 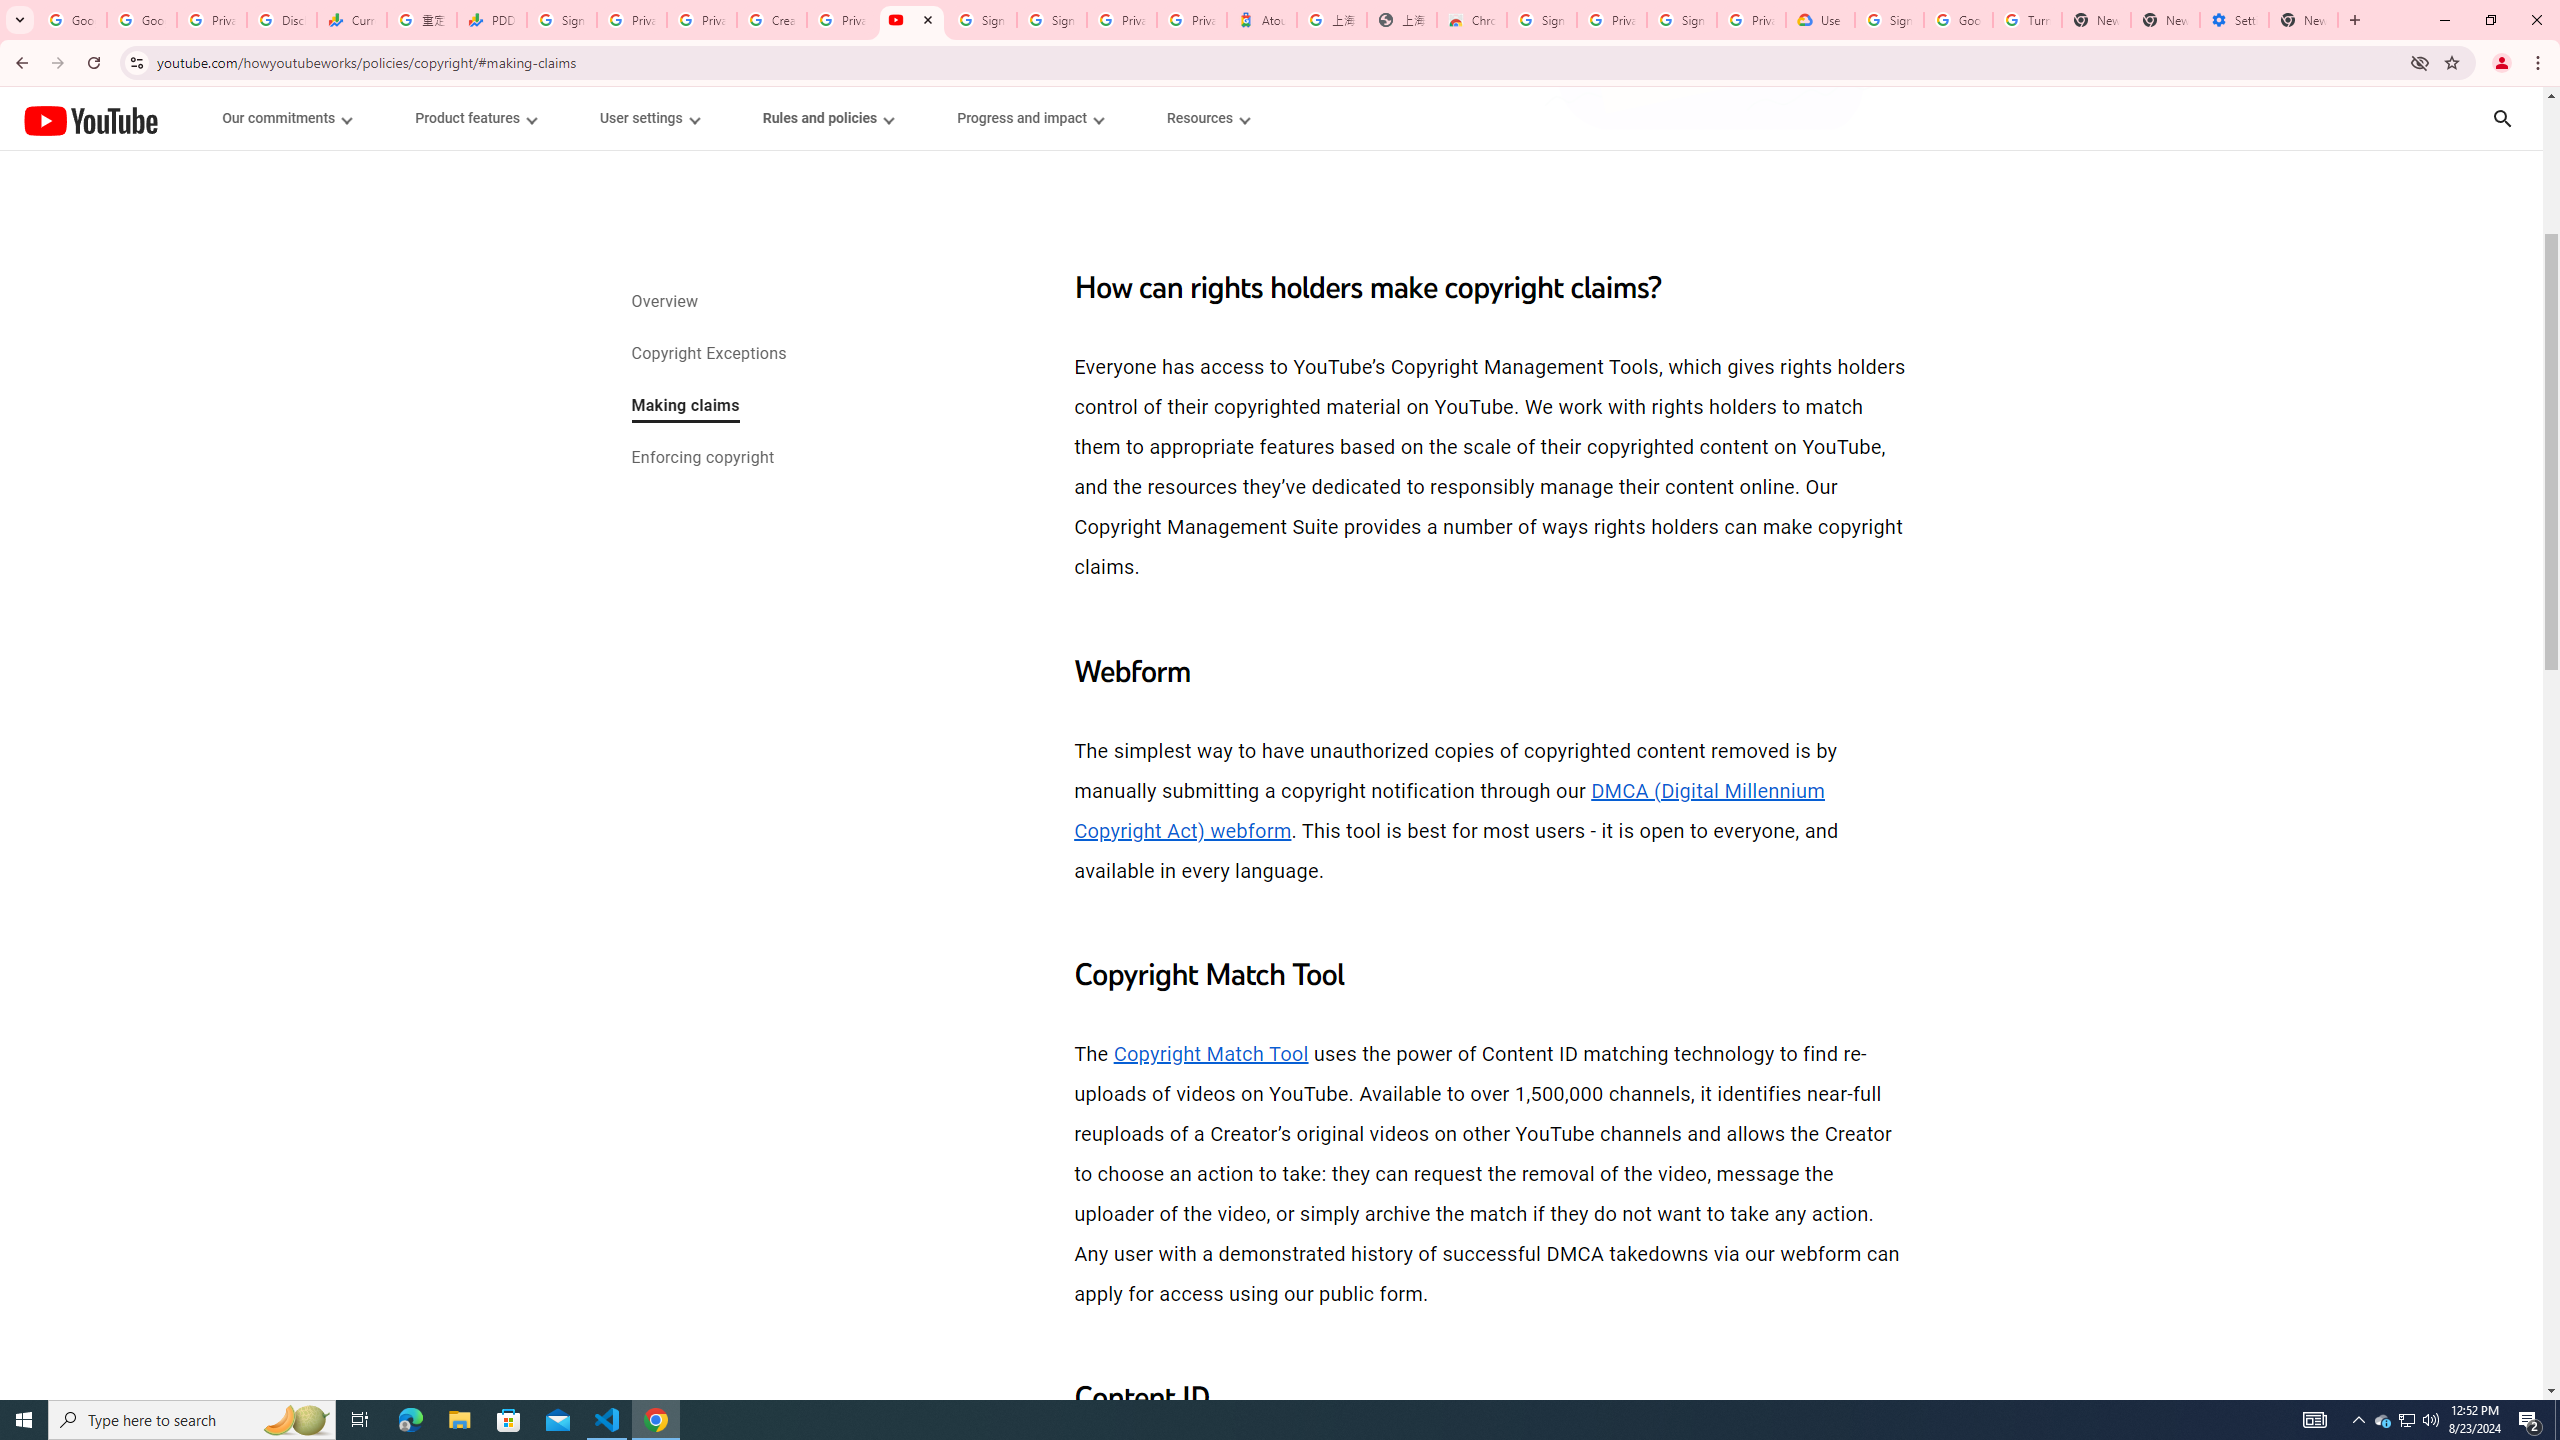 What do you see at coordinates (11, 9) in the screenshot?
I see `'System'` at bounding box center [11, 9].